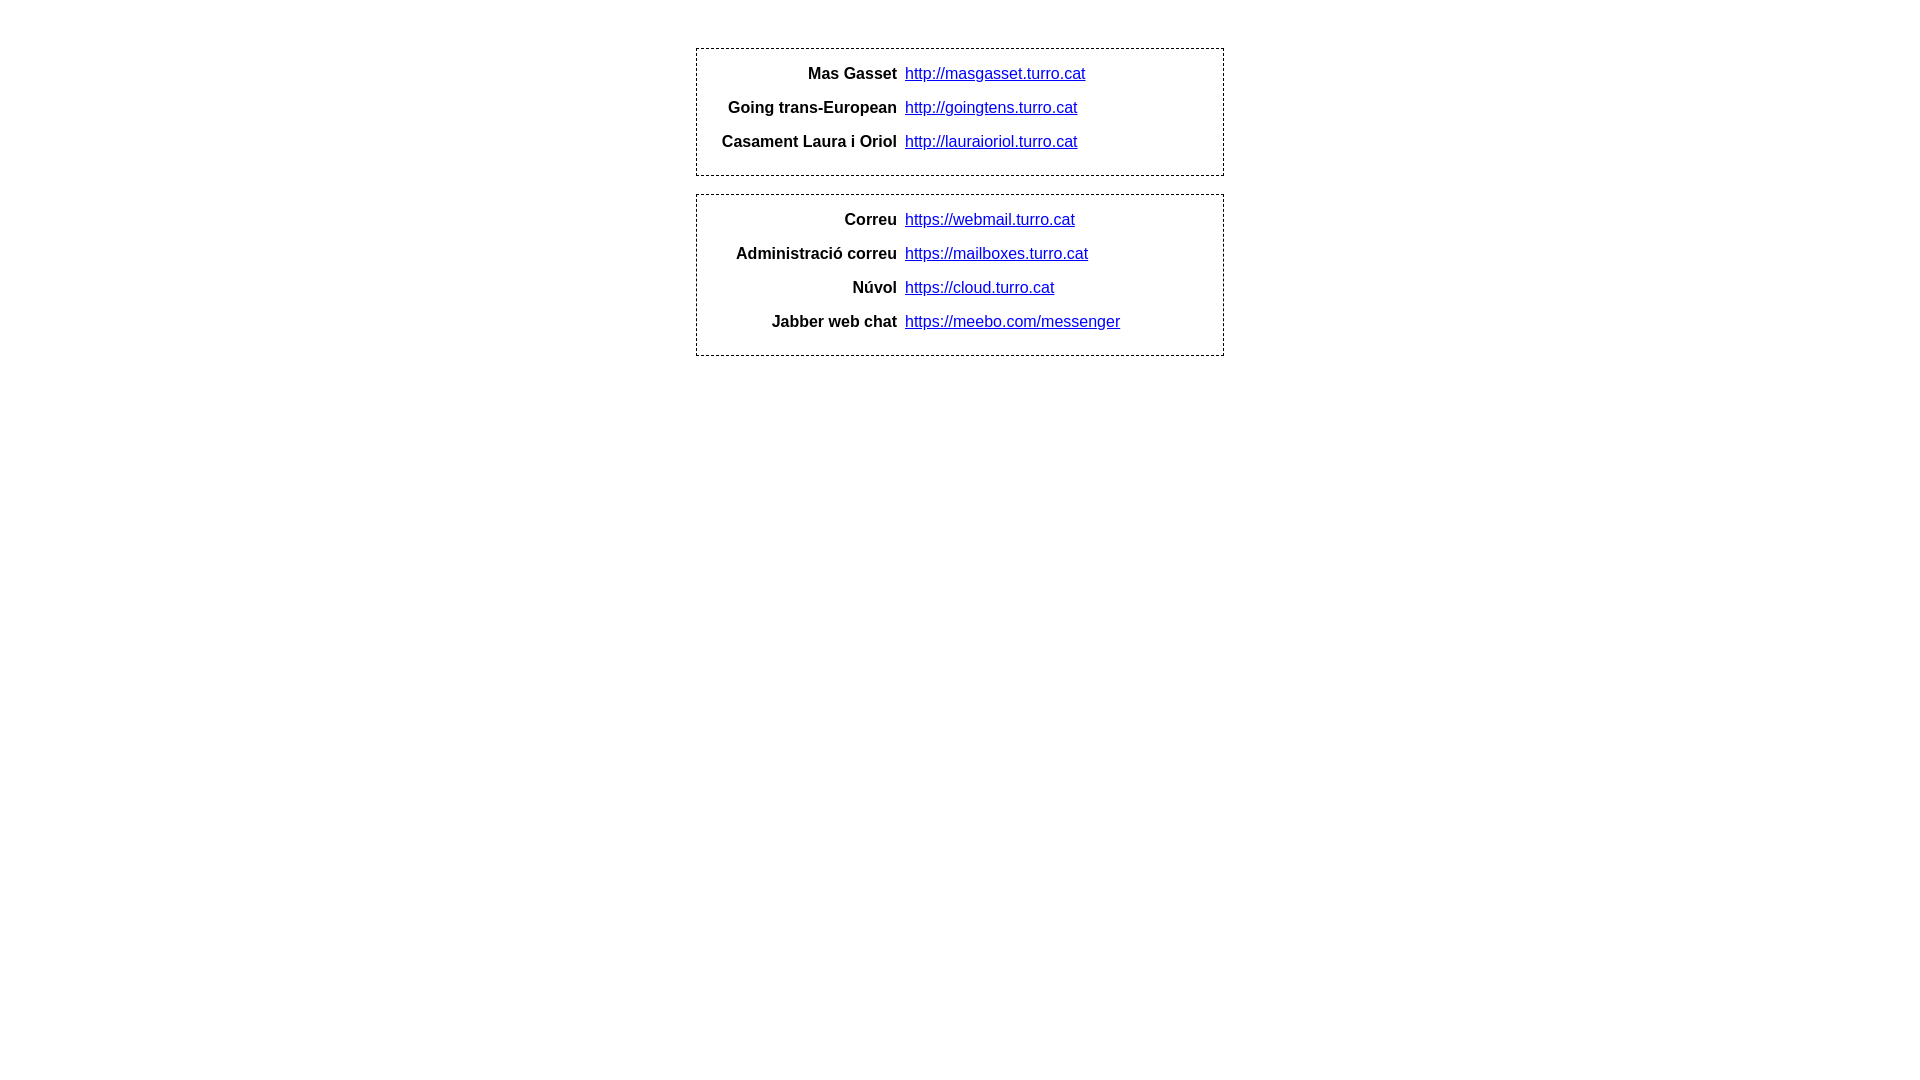 Image resolution: width=1920 pixels, height=1080 pixels. I want to click on 'http://goingtens.turro.cat', so click(991, 107).